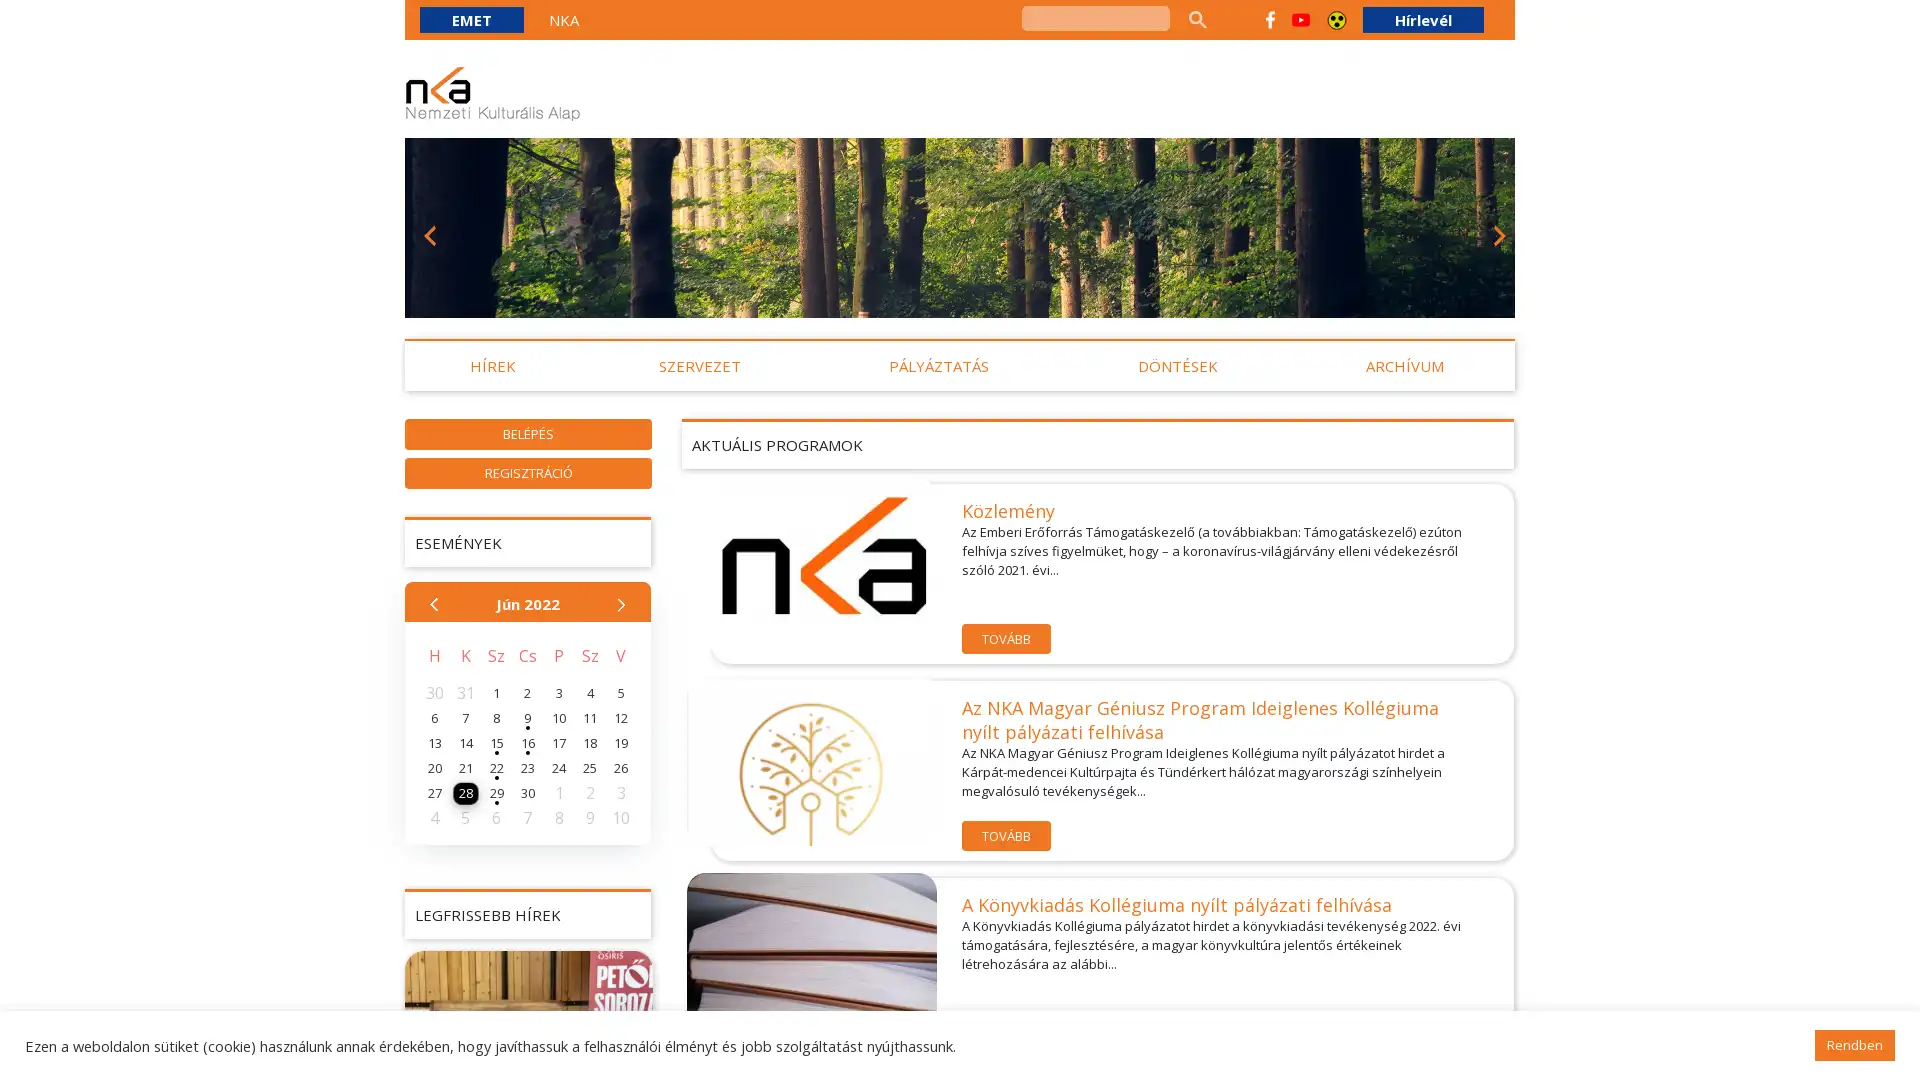  What do you see at coordinates (1176, 366) in the screenshot?
I see `DONTESEK` at bounding box center [1176, 366].